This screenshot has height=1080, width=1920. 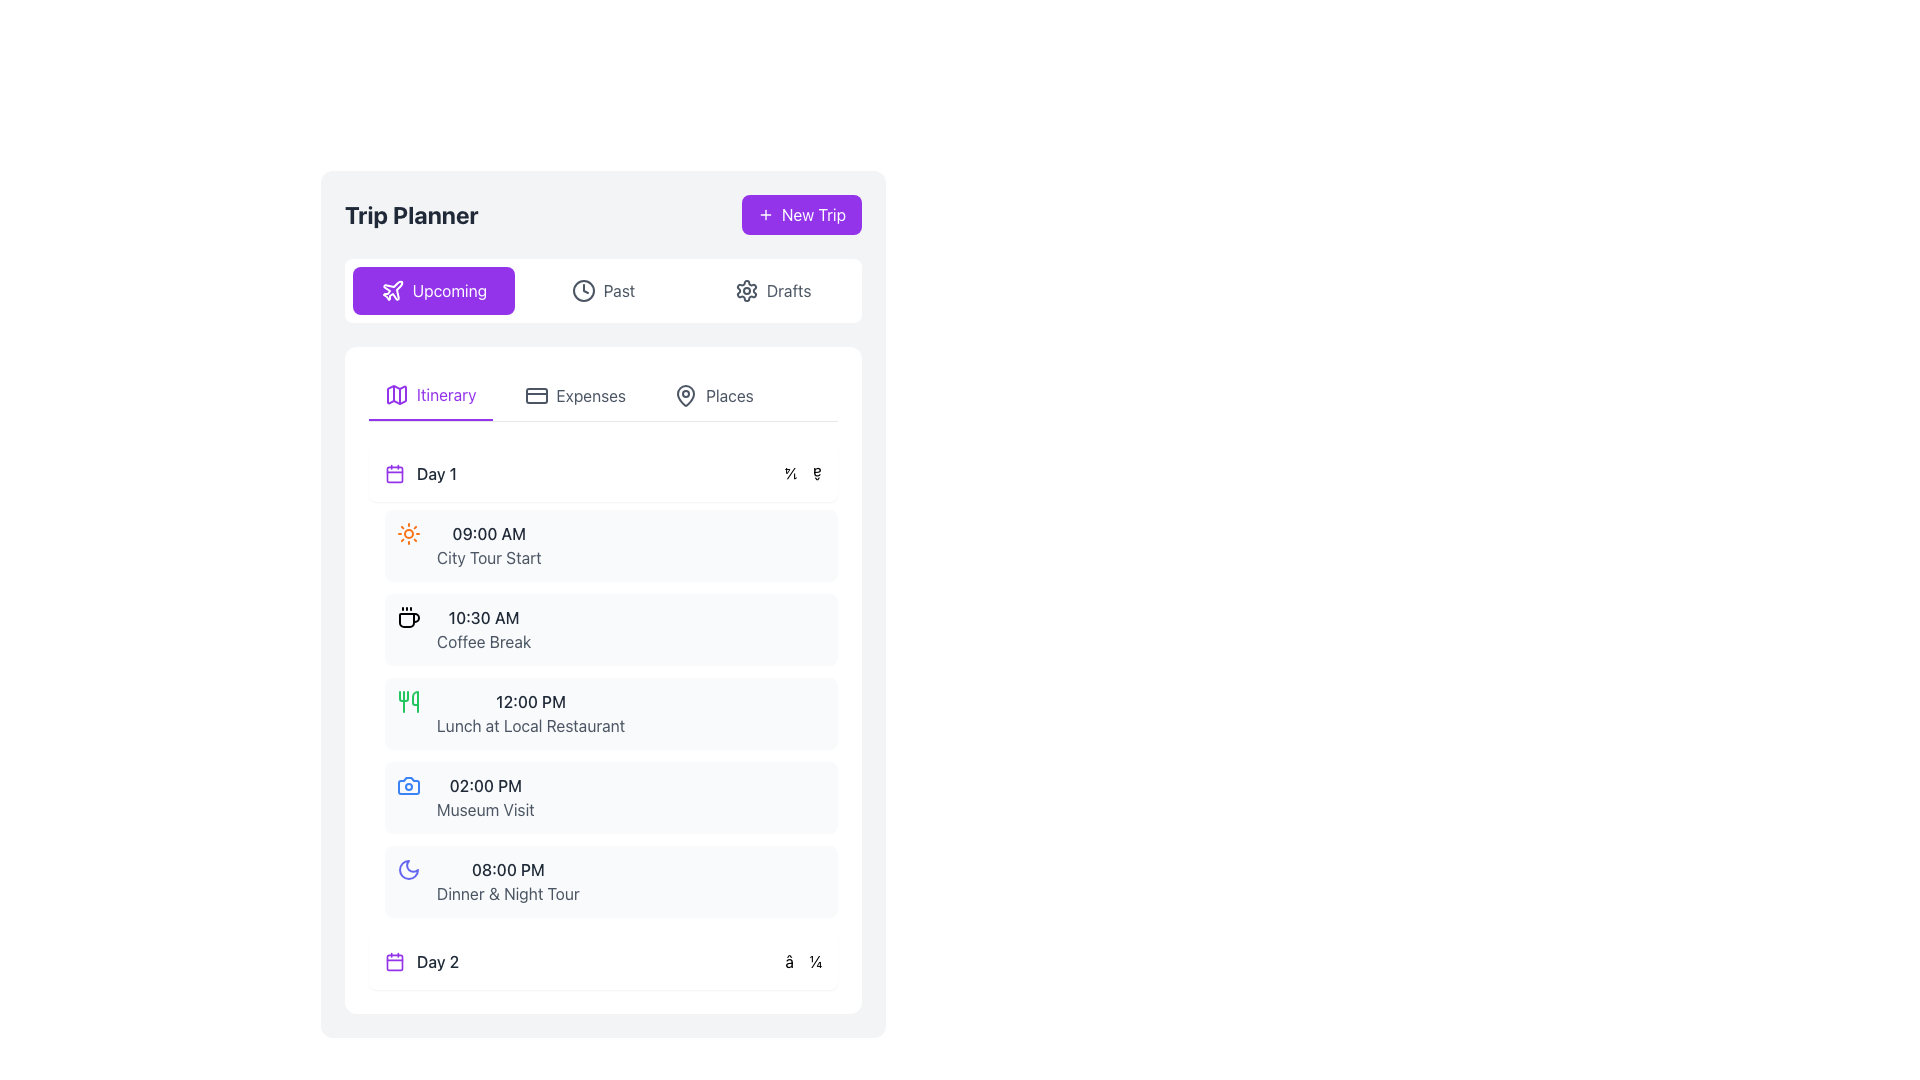 What do you see at coordinates (803, 960) in the screenshot?
I see `the interactive dropdown indicator icon adjacent to the 'Day 2' label` at bounding box center [803, 960].